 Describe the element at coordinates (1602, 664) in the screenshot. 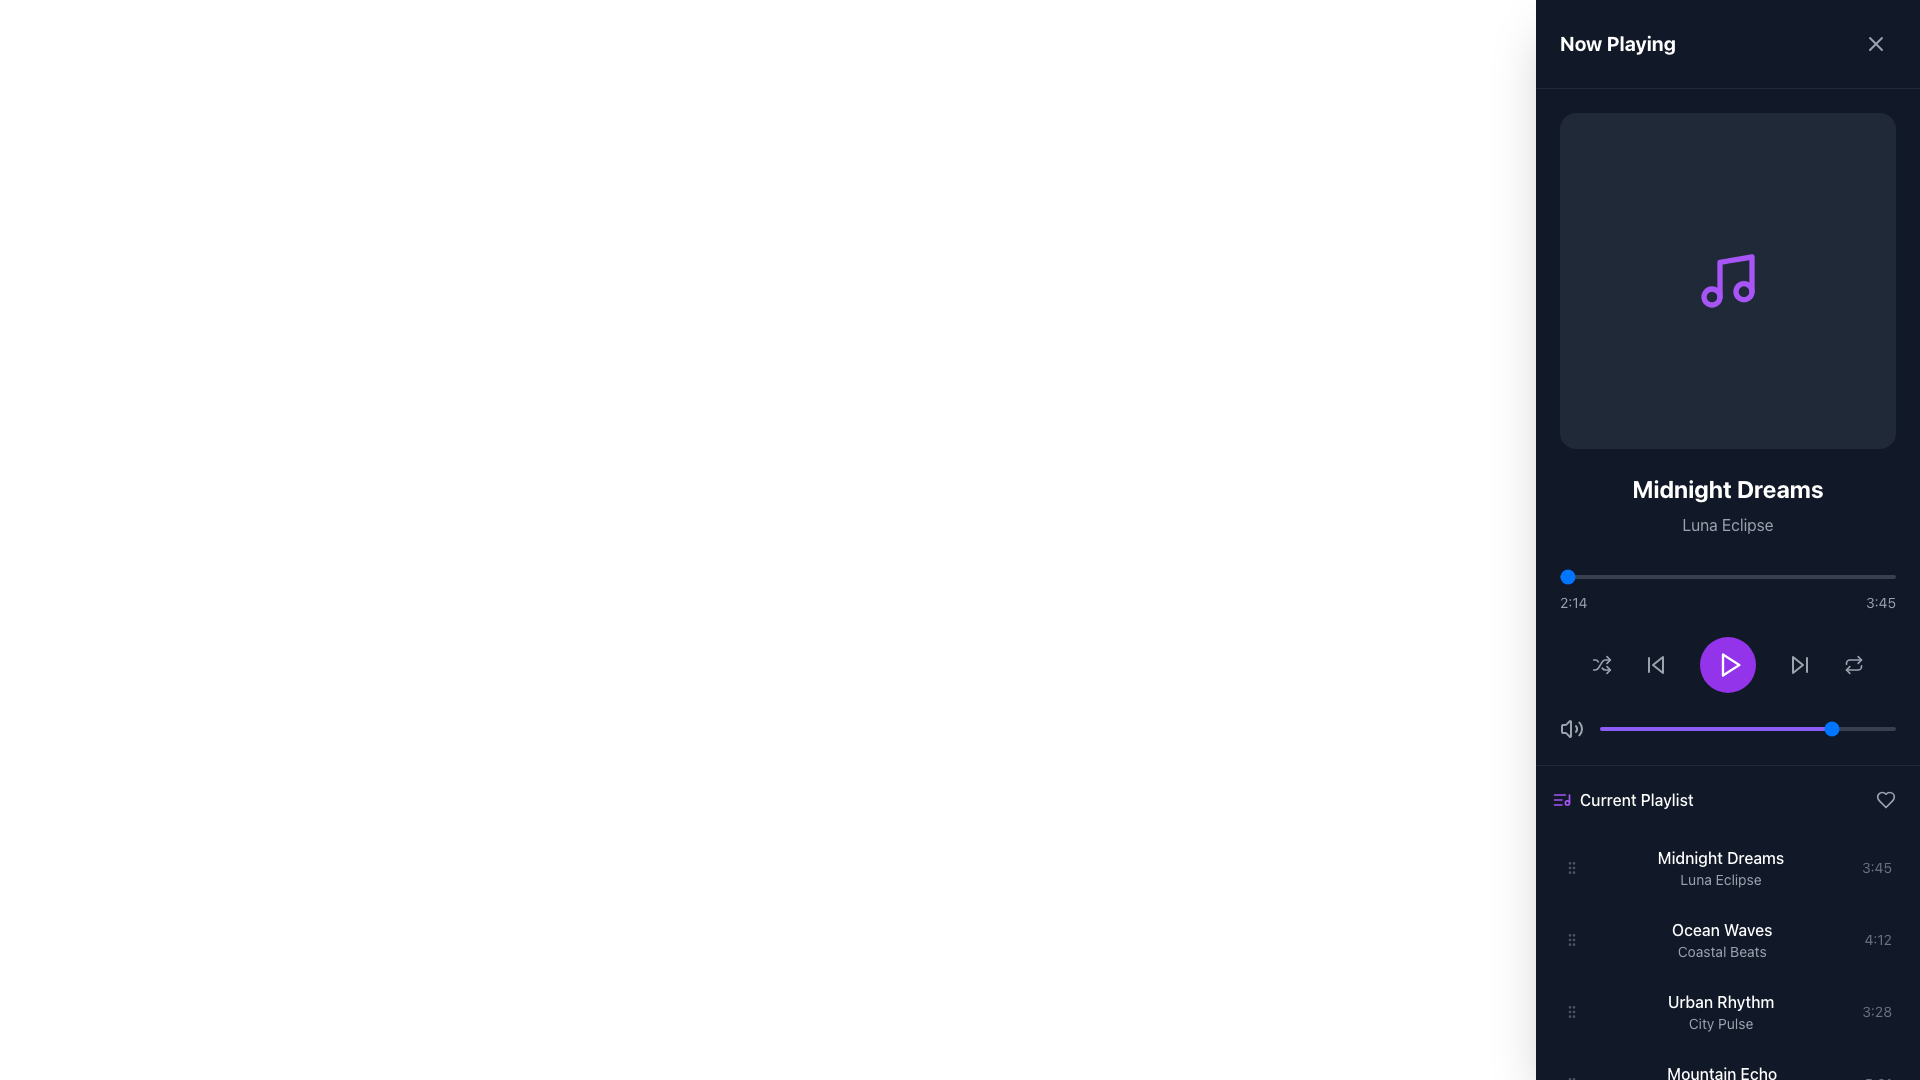

I see `the shuffle toggle button icon located to the right of the play button and to the left of the volume control` at that location.